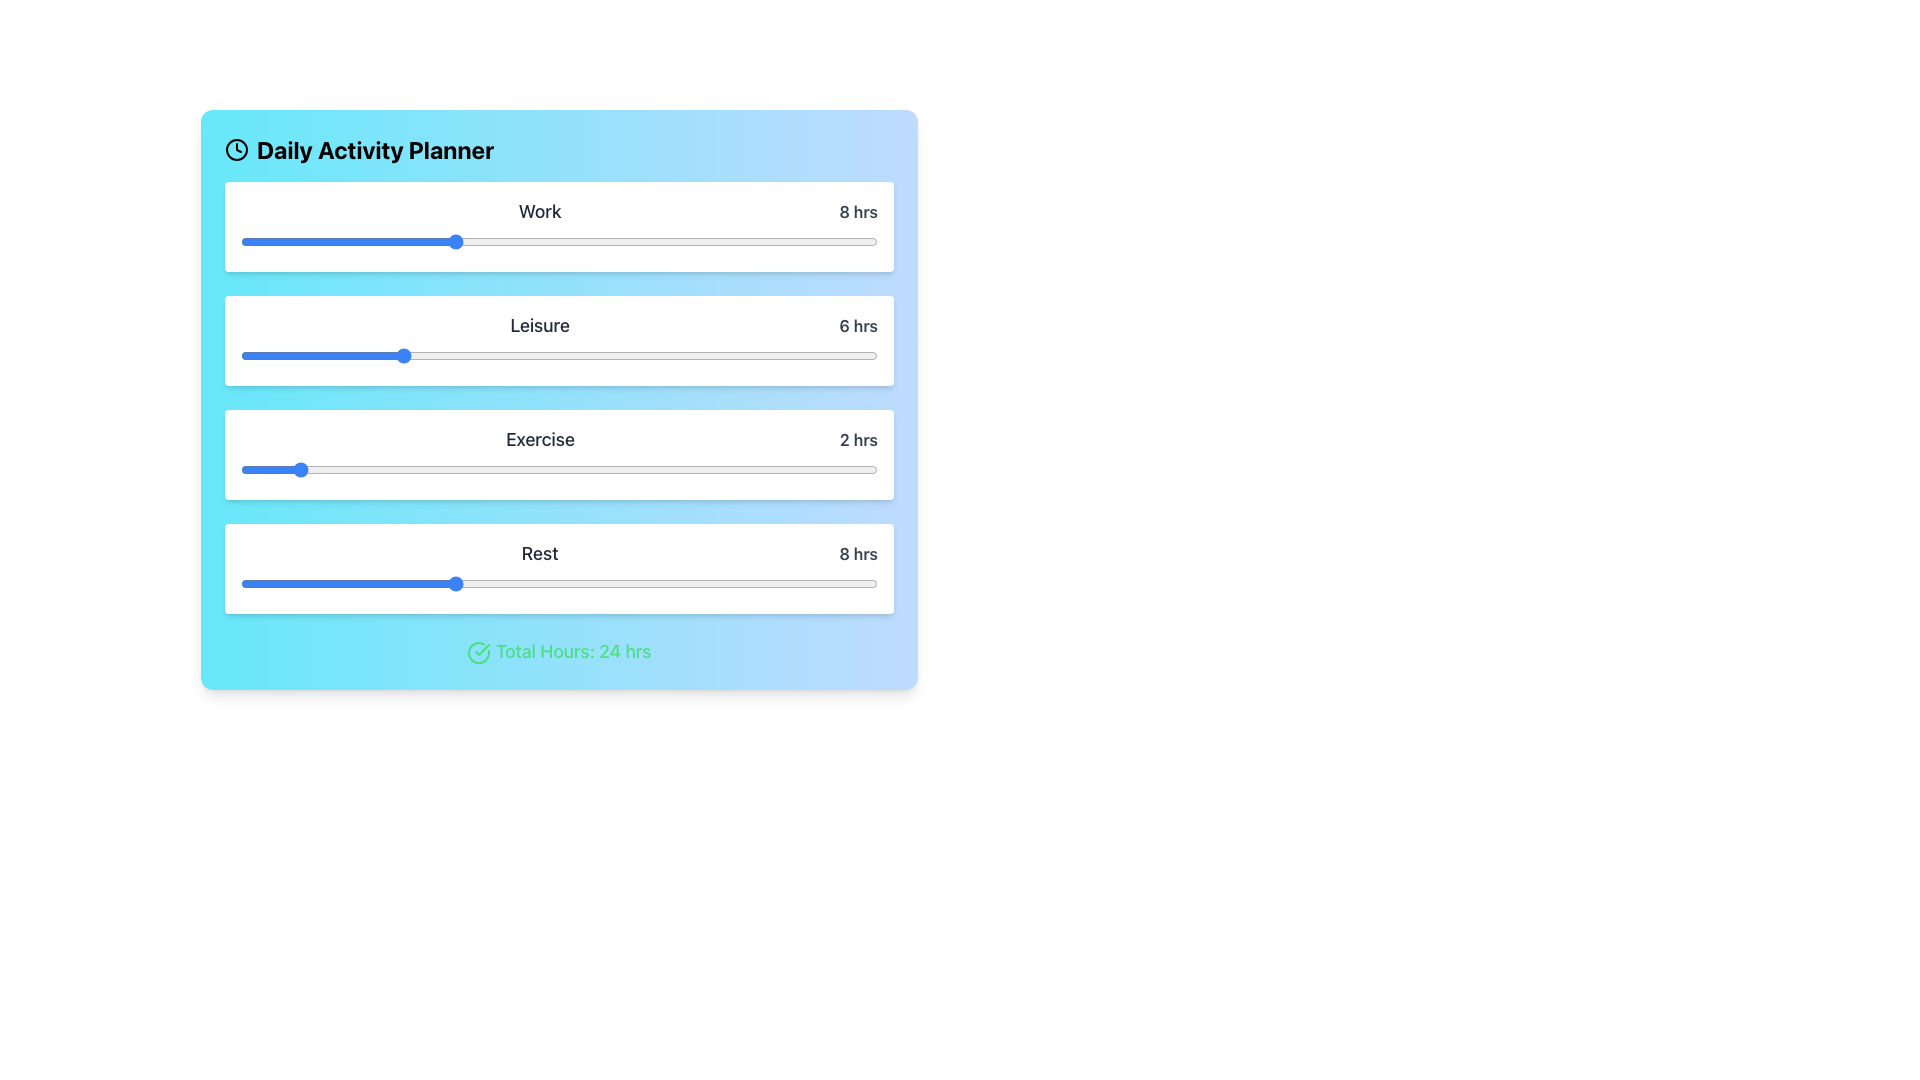 This screenshot has width=1920, height=1080. What do you see at coordinates (559, 438) in the screenshot?
I see `the Text Display element that represents the third activity slot in the 'Daily Activity Planner' panel` at bounding box center [559, 438].